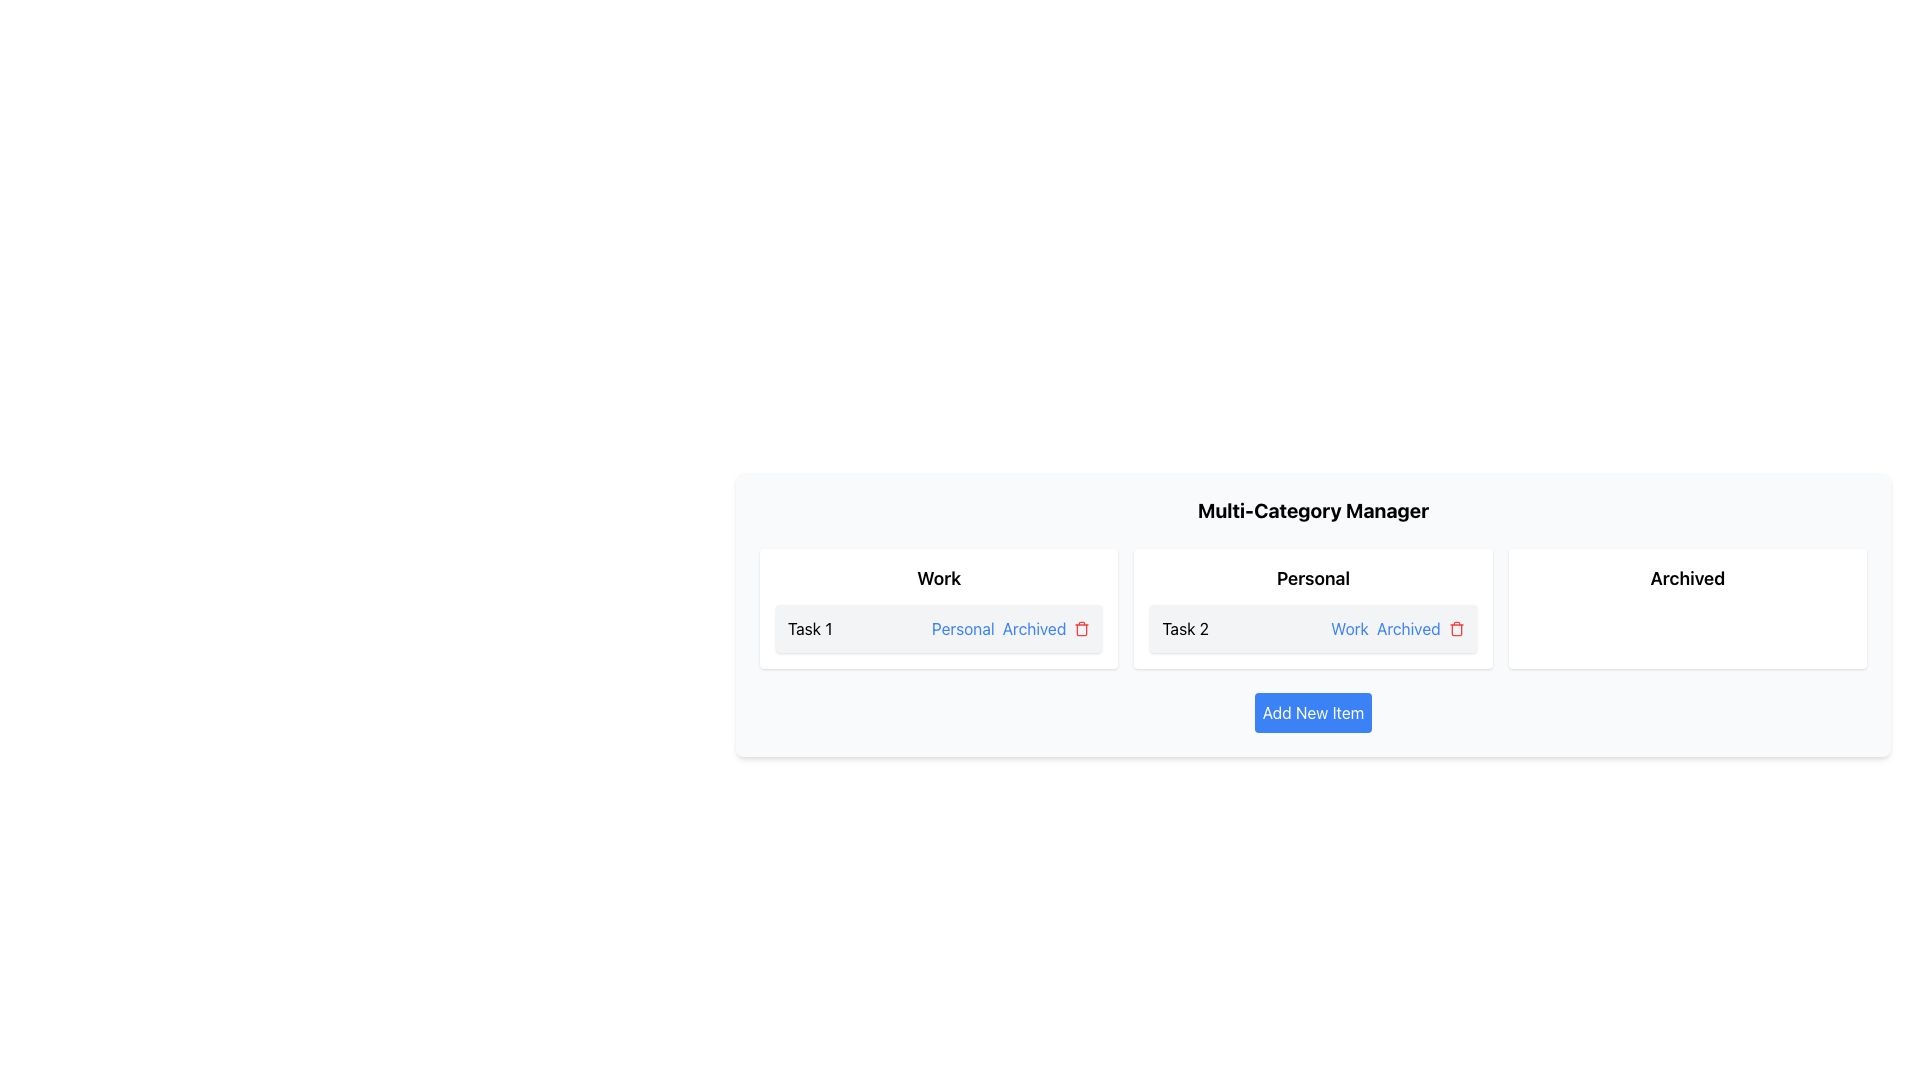  Describe the element at coordinates (1081, 627) in the screenshot. I see `the red trash can icon button located adjacent to the 'Archived' link in the 'Work' section` at that location.